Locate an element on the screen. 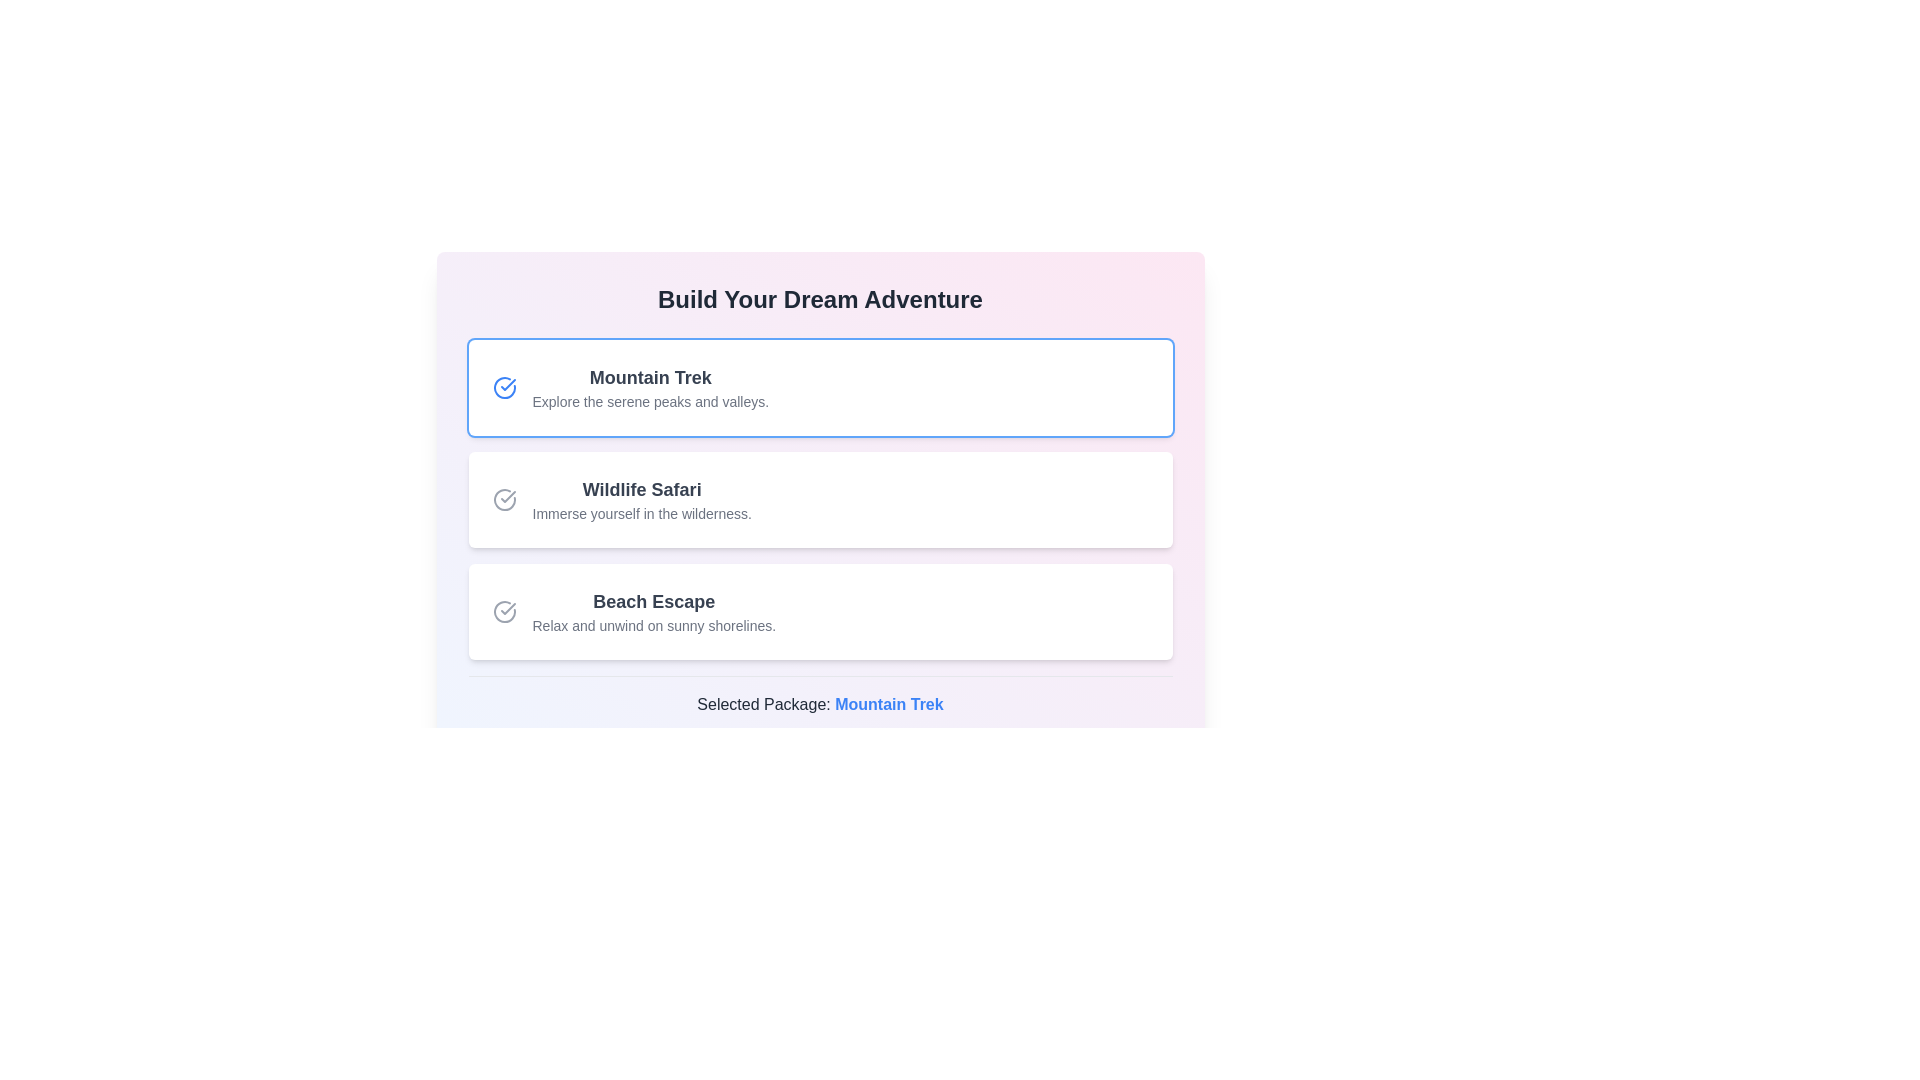 The width and height of the screenshot is (1920, 1080). the circular SVG icon with a checkmark symbol, located in the top-left corner of the 'Wildlife Safari' card, which serves as a visual indicator for the associated text content is located at coordinates (504, 499).